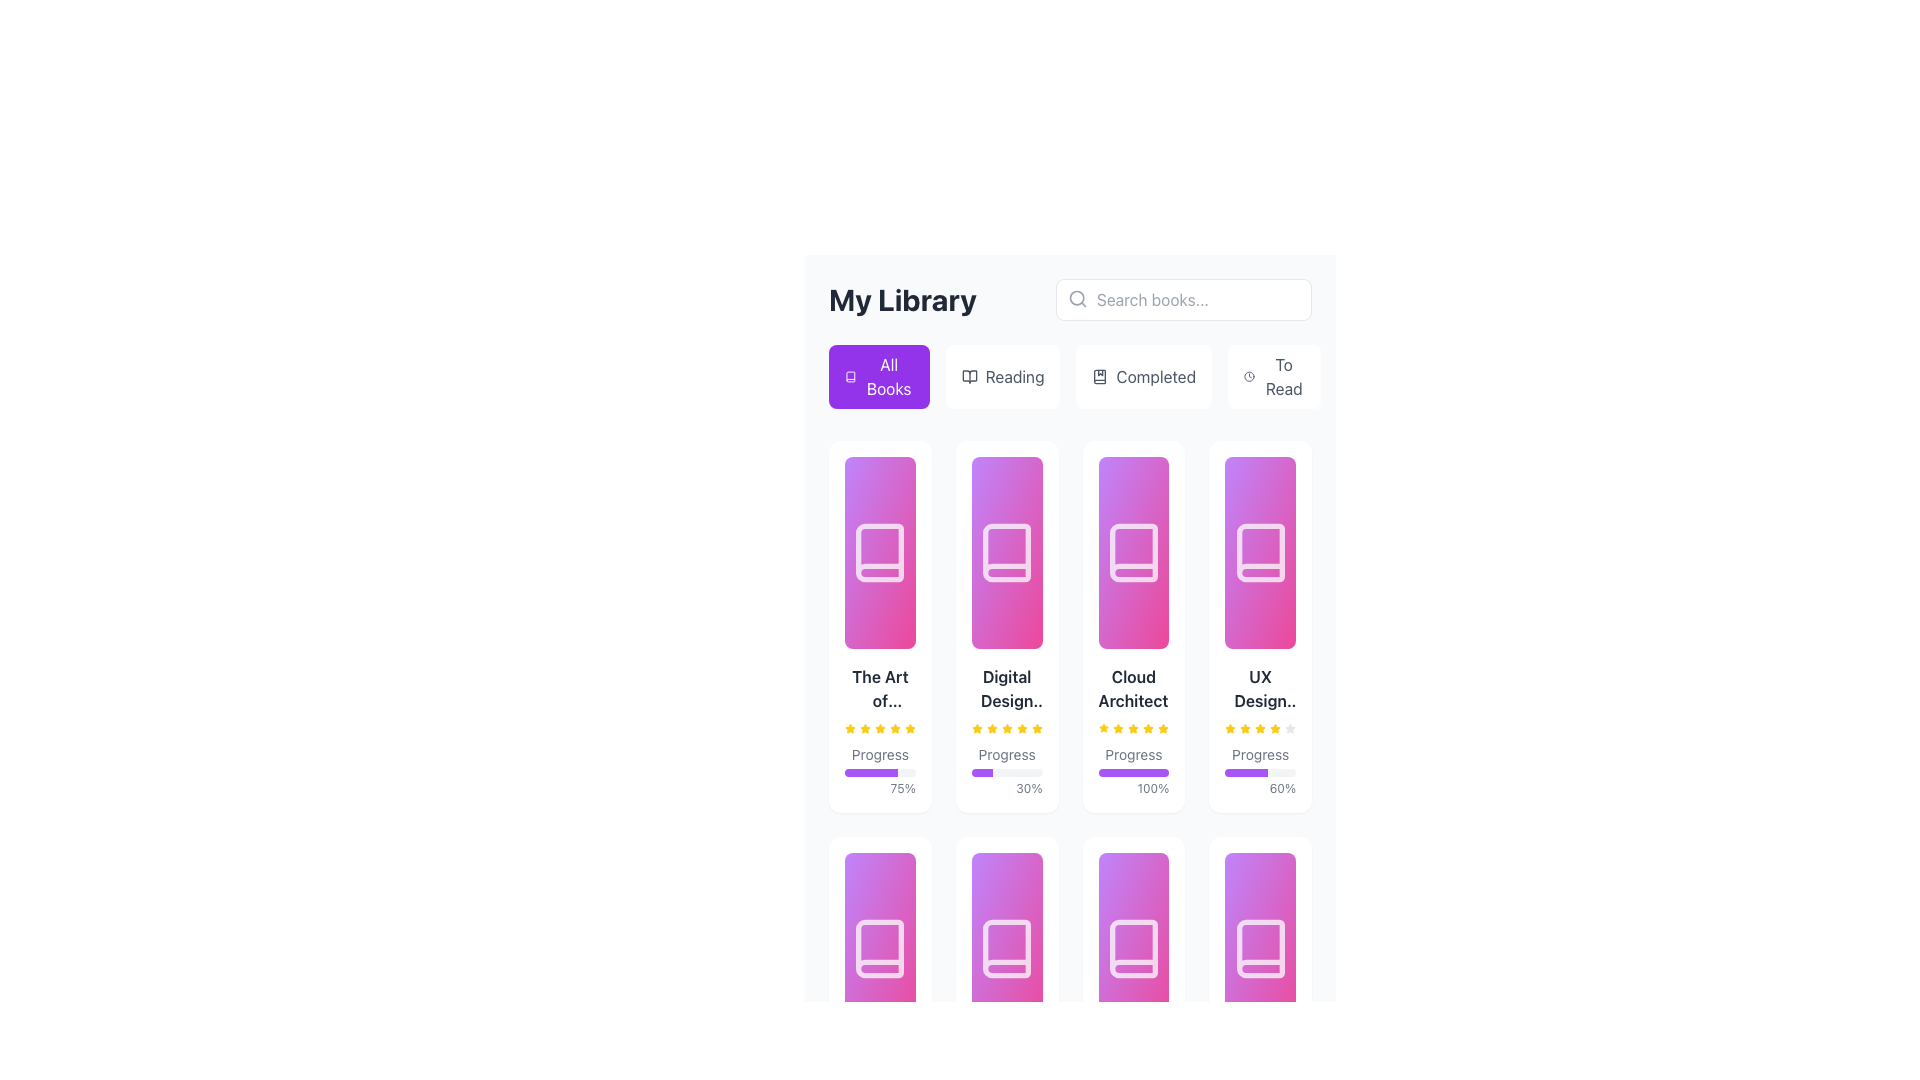  What do you see at coordinates (909, 729) in the screenshot?
I see `the 5th star-shaped icon with a yellow fill and border, indicating a rating beneath the item titled 'The Art of...' in the grid layout` at bounding box center [909, 729].